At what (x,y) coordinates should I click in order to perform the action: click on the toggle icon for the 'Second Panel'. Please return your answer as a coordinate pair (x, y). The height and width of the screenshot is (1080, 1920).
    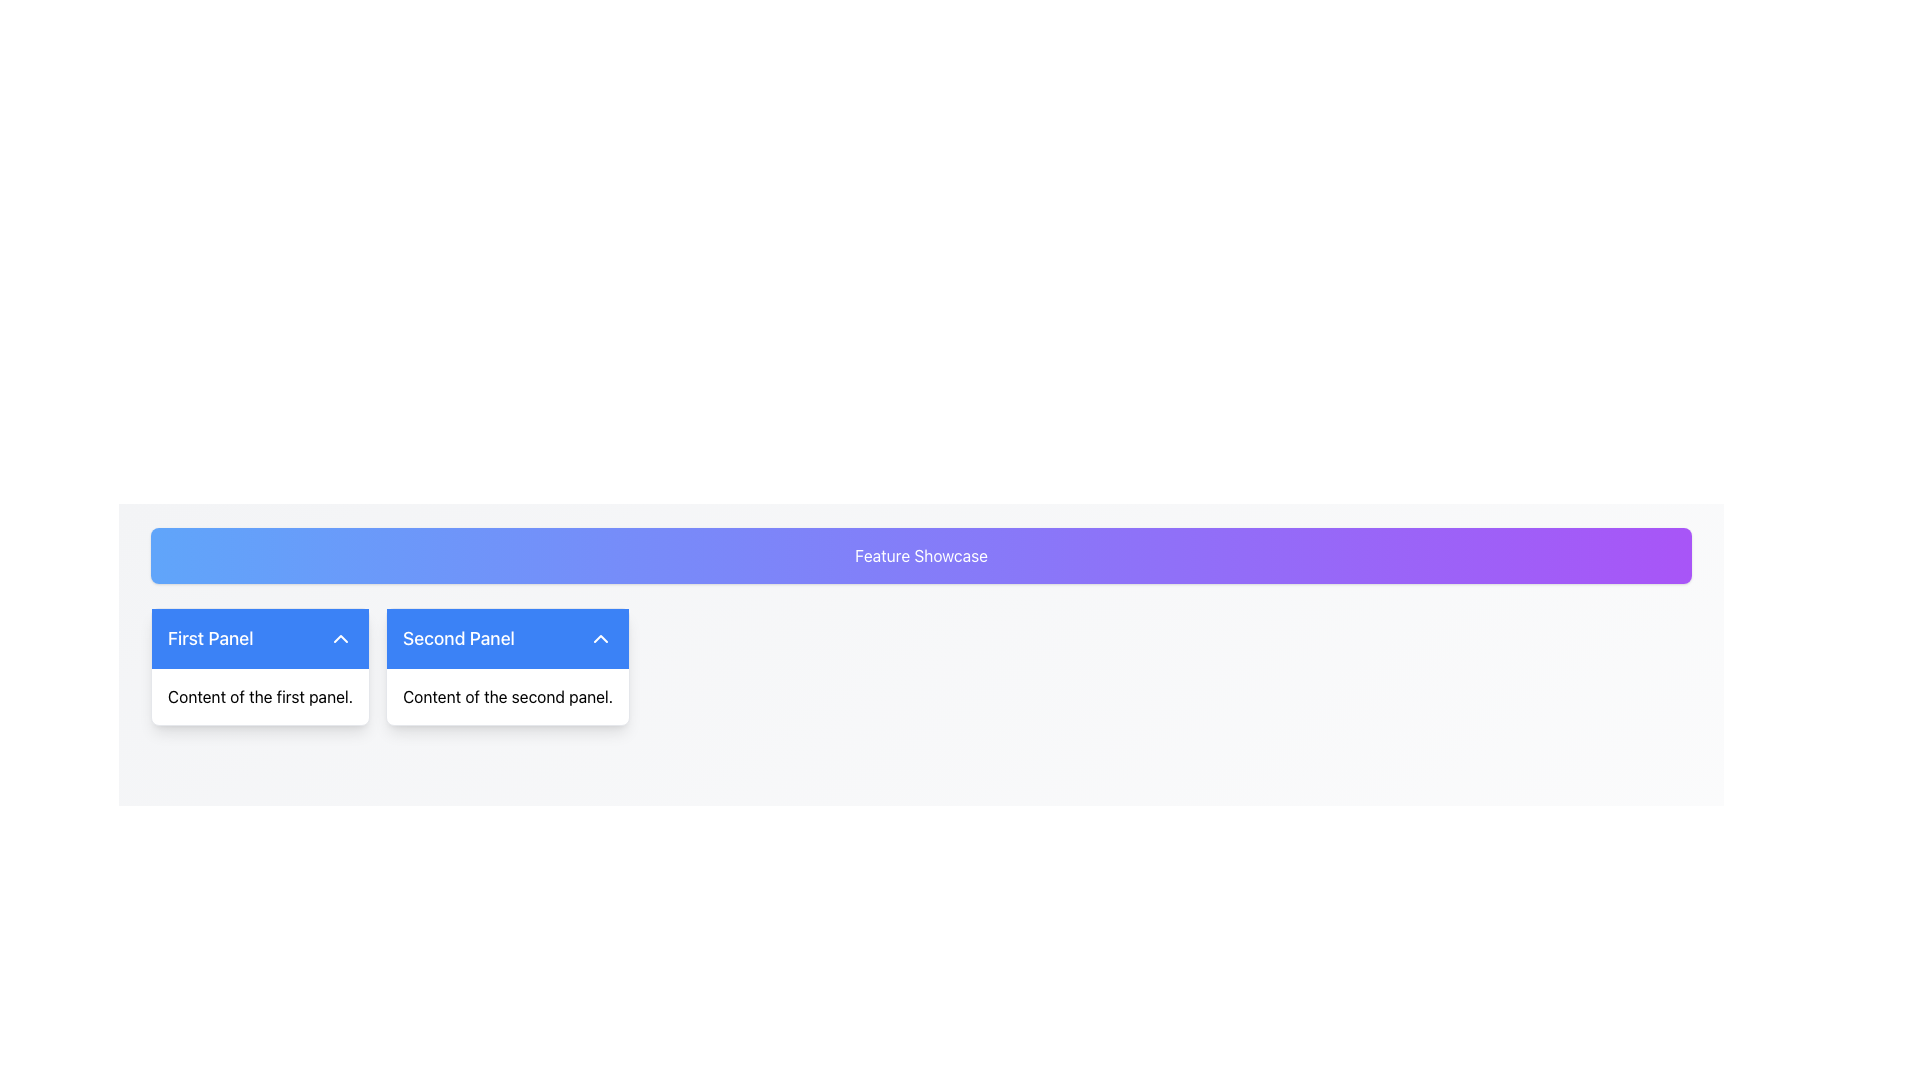
    Looking at the image, I should click on (600, 639).